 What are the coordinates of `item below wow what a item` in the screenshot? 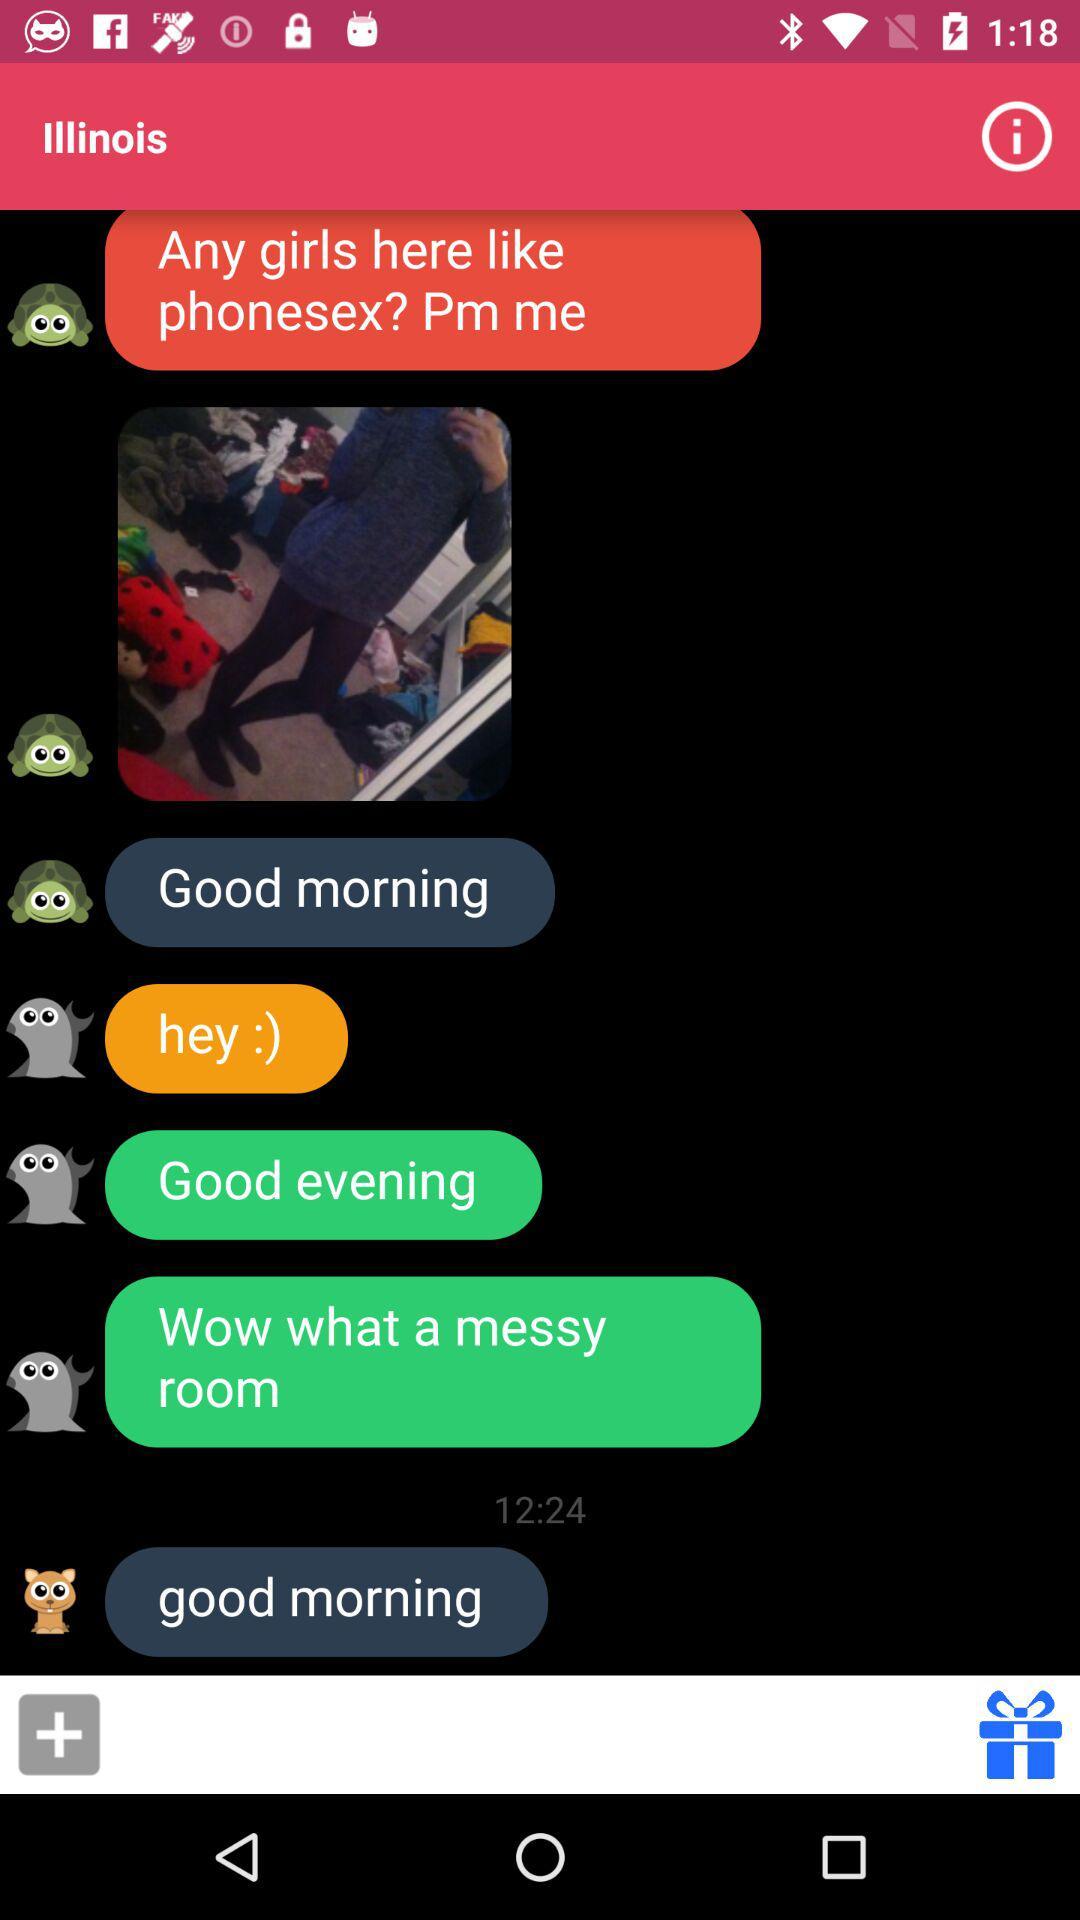 It's located at (540, 1508).